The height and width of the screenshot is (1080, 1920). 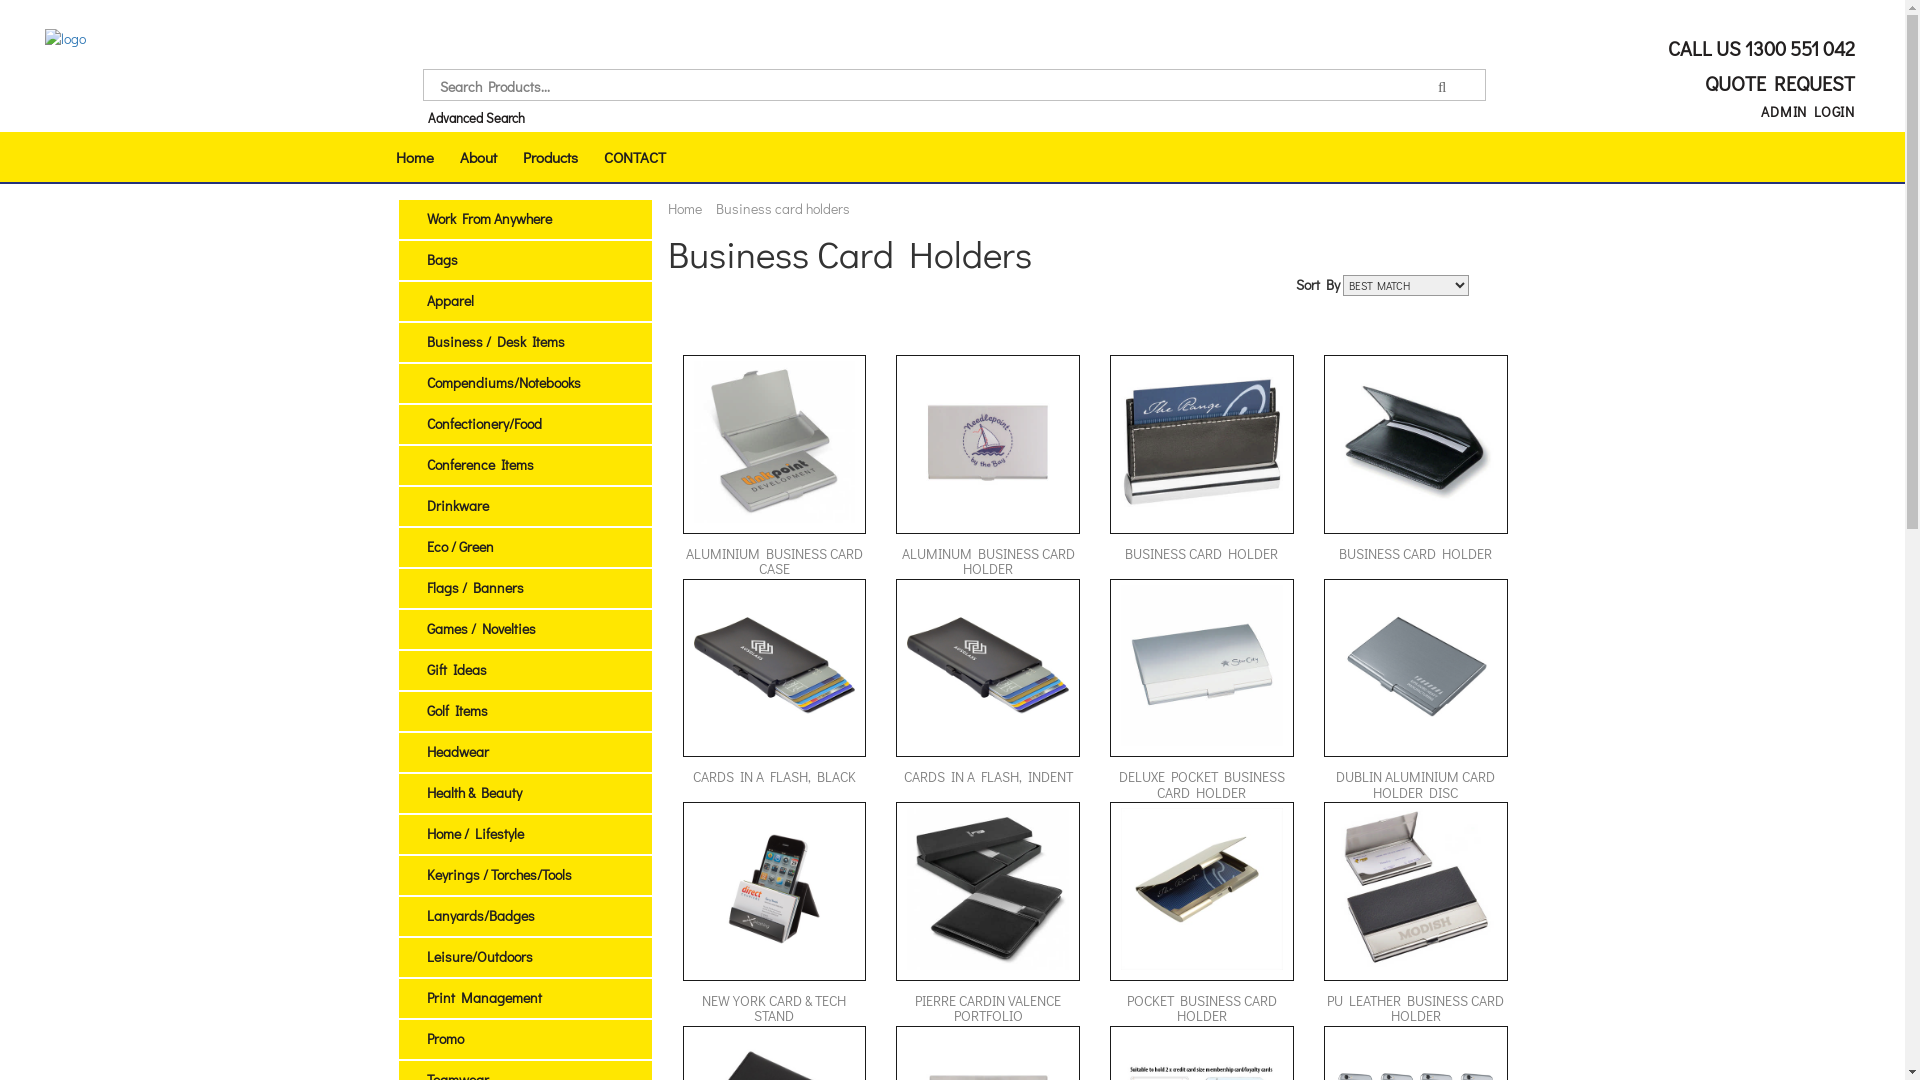 What do you see at coordinates (1334, 441) in the screenshot?
I see `'Business Card Holder (972_NOTT)'` at bounding box center [1334, 441].